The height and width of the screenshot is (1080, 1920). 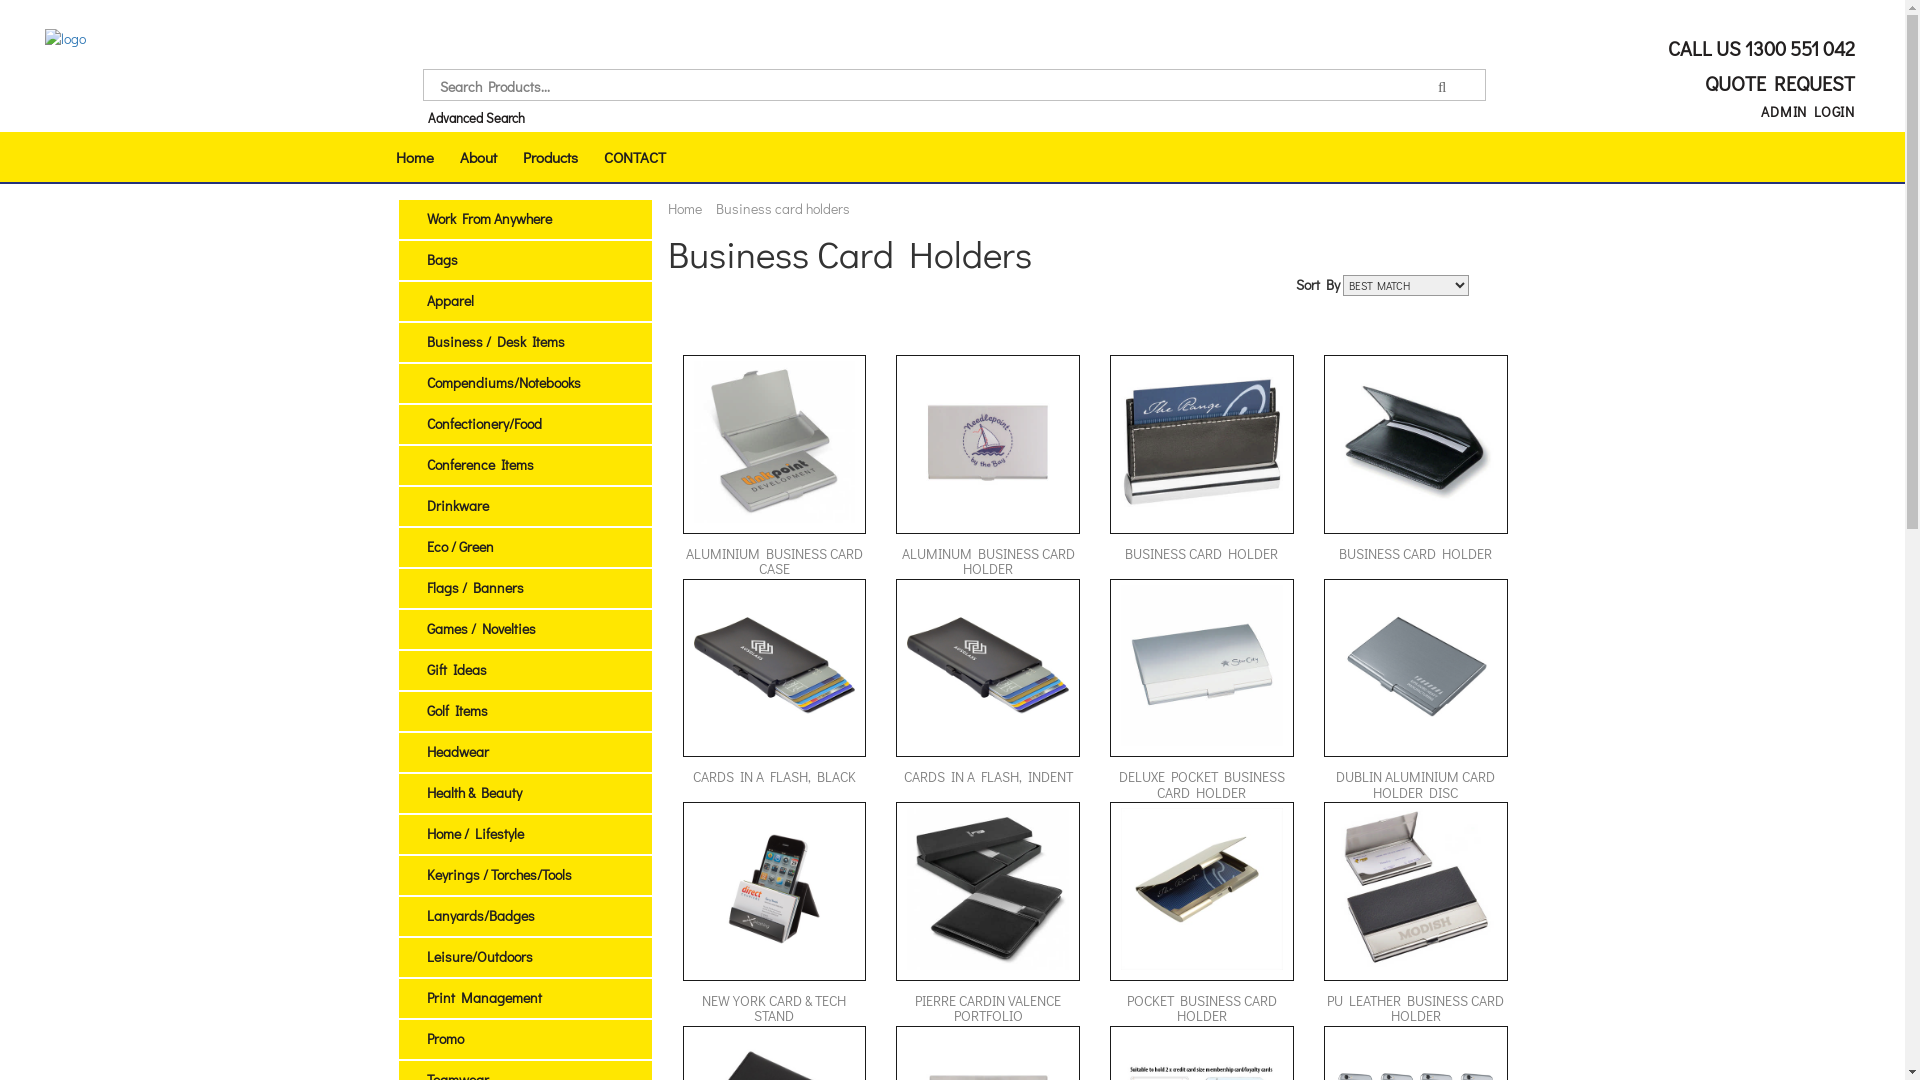 What do you see at coordinates (1334, 441) in the screenshot?
I see `'Business Card Holder (972_NOTT)'` at bounding box center [1334, 441].